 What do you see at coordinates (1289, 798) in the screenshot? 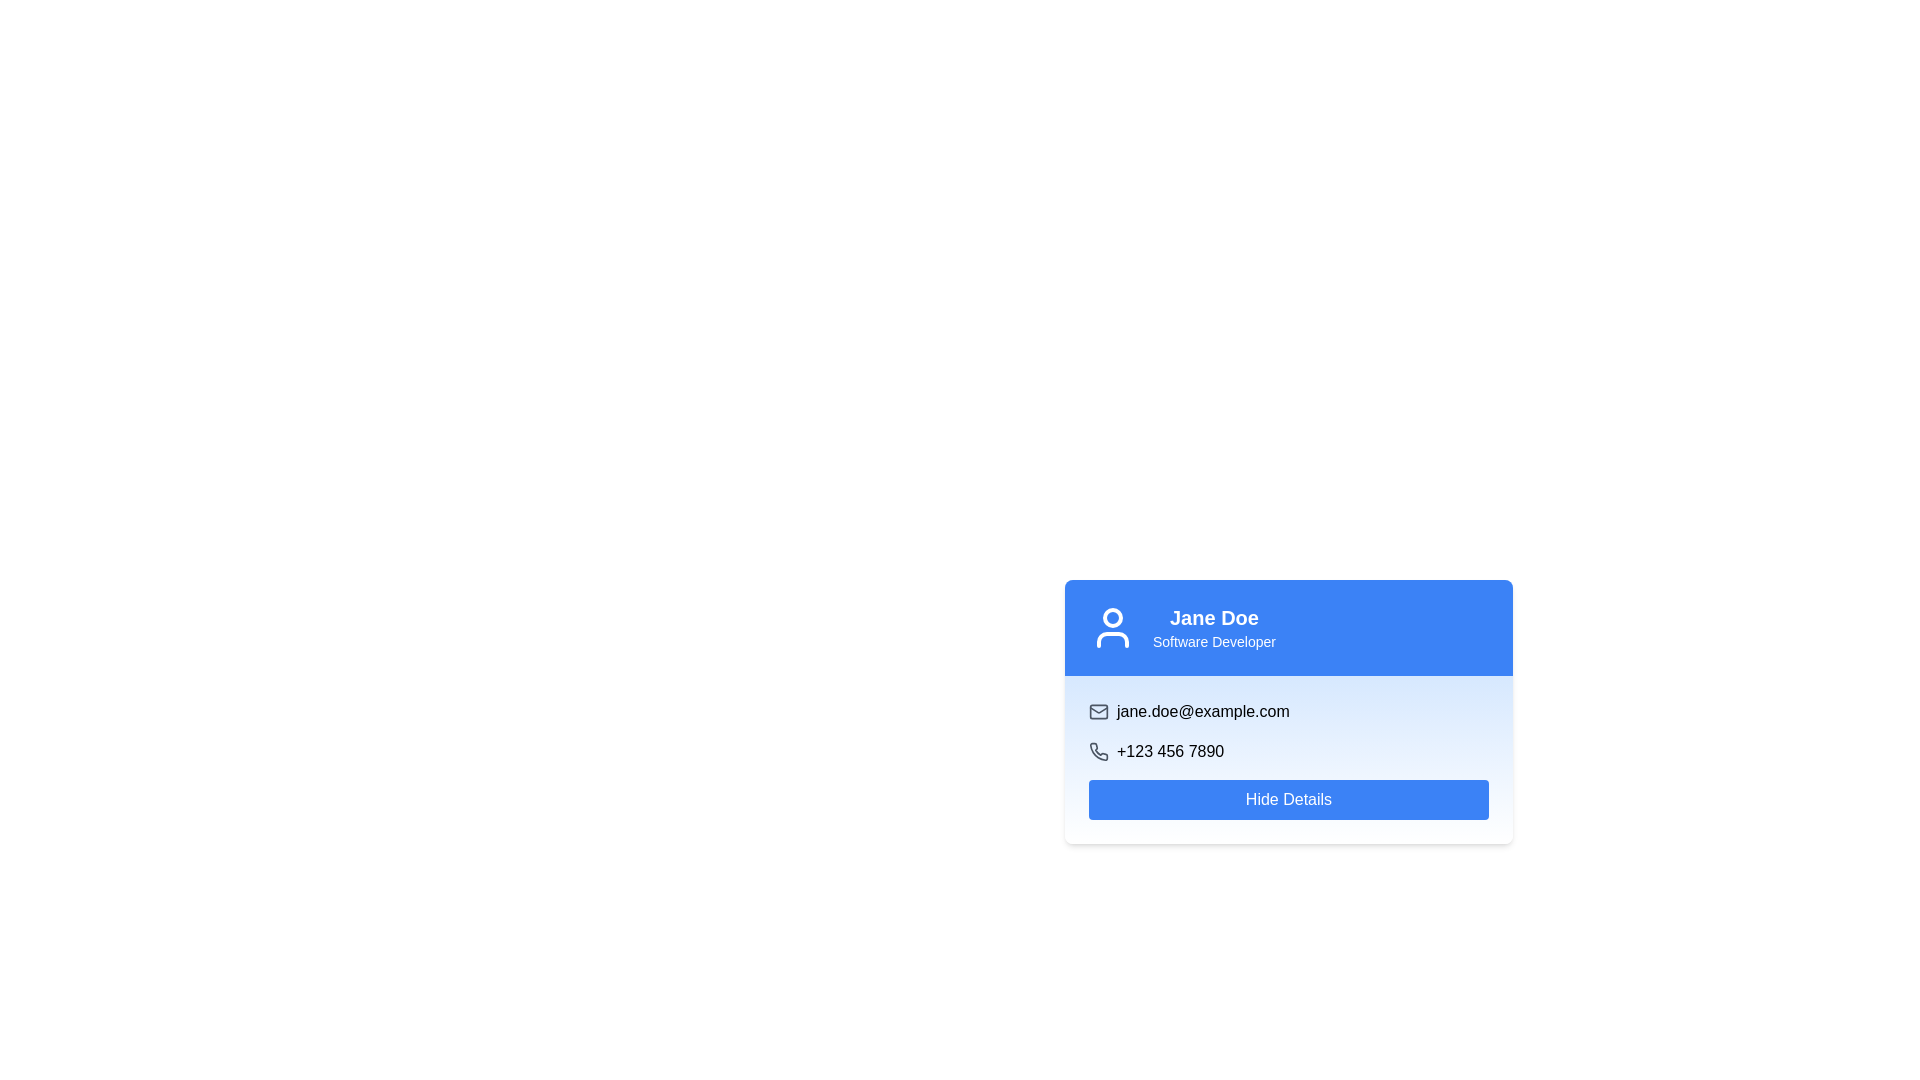
I see `the button located at the bottom of the information card to hide the displayed details` at bounding box center [1289, 798].